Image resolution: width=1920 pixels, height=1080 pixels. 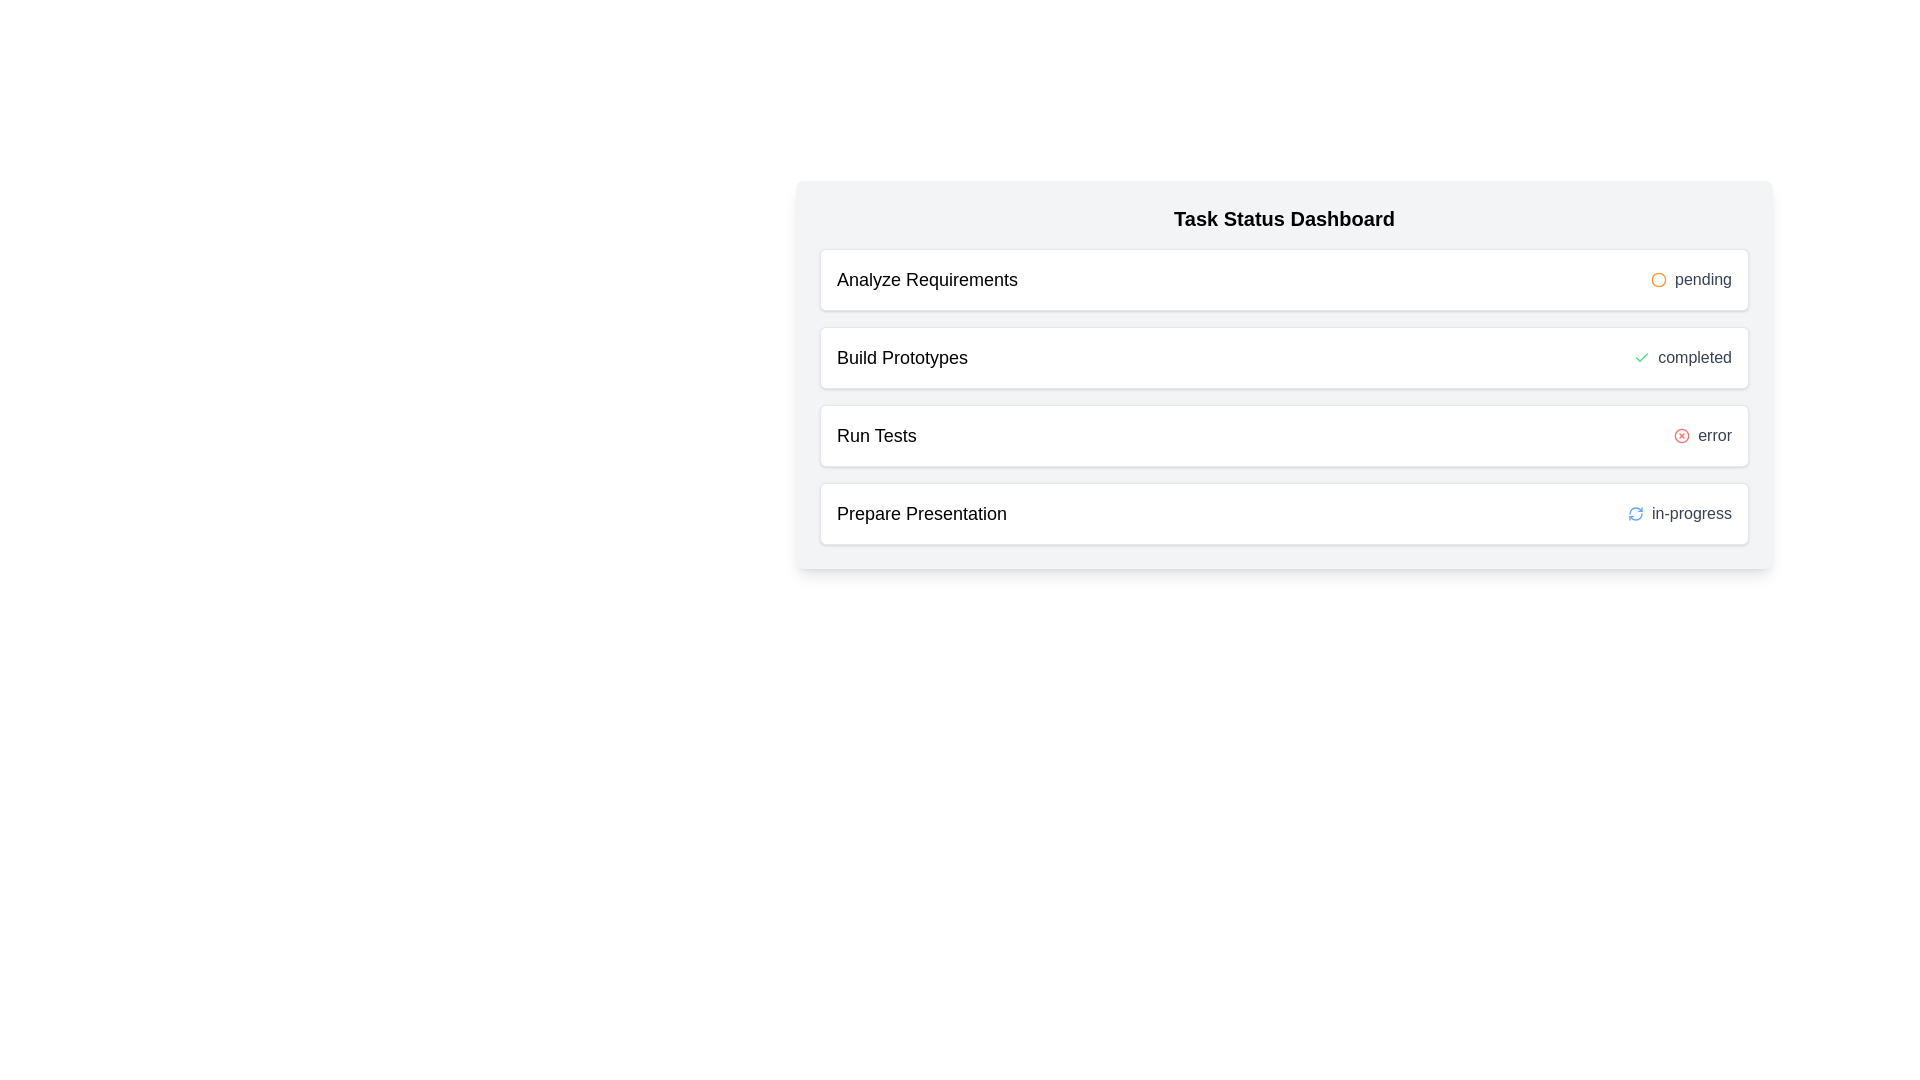 I want to click on the text label displaying the word 'error' located in the third row of the list under the 'Run Tests' task, positioned to the right of the red error icon, so click(x=1714, y=434).